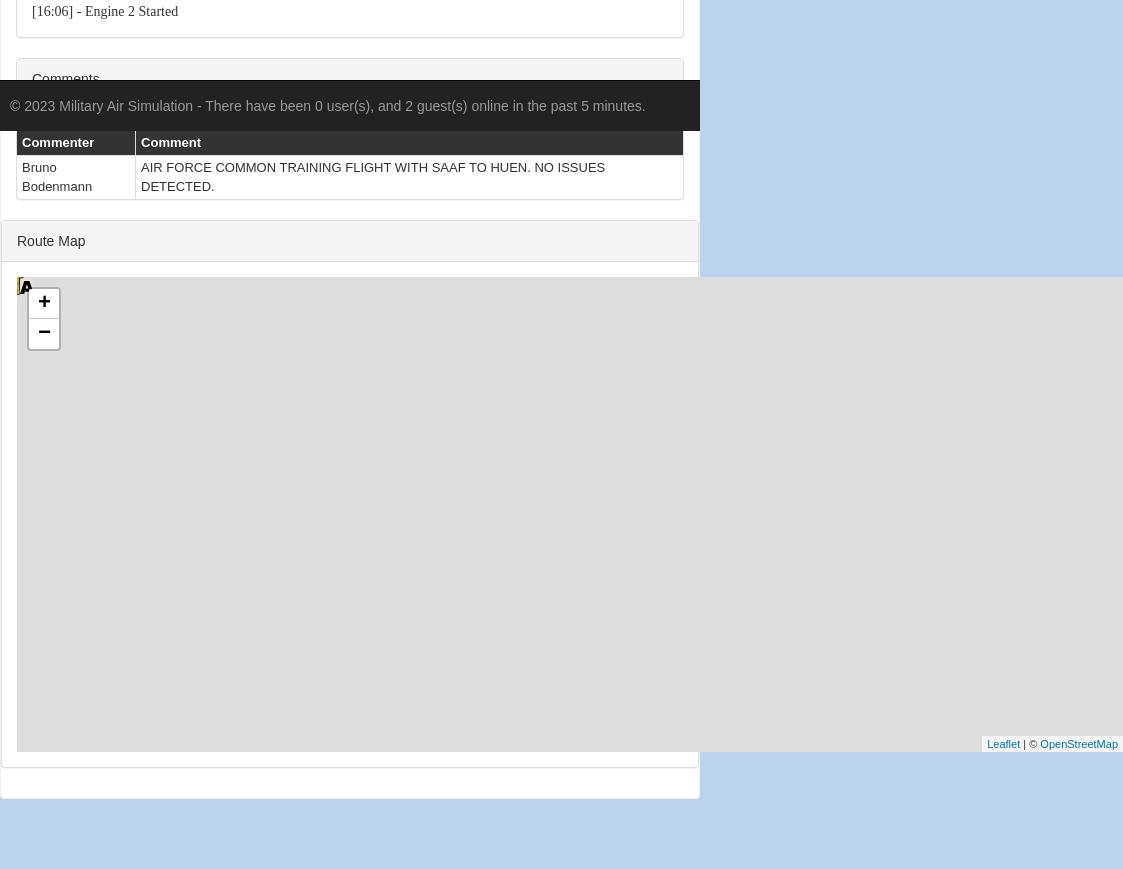  What do you see at coordinates (327, 105) in the screenshot?
I see `'© 2023 Military Air Simulation - There have been 0 user(s), and 2 guest(s) online in the past 5 minutes.'` at bounding box center [327, 105].